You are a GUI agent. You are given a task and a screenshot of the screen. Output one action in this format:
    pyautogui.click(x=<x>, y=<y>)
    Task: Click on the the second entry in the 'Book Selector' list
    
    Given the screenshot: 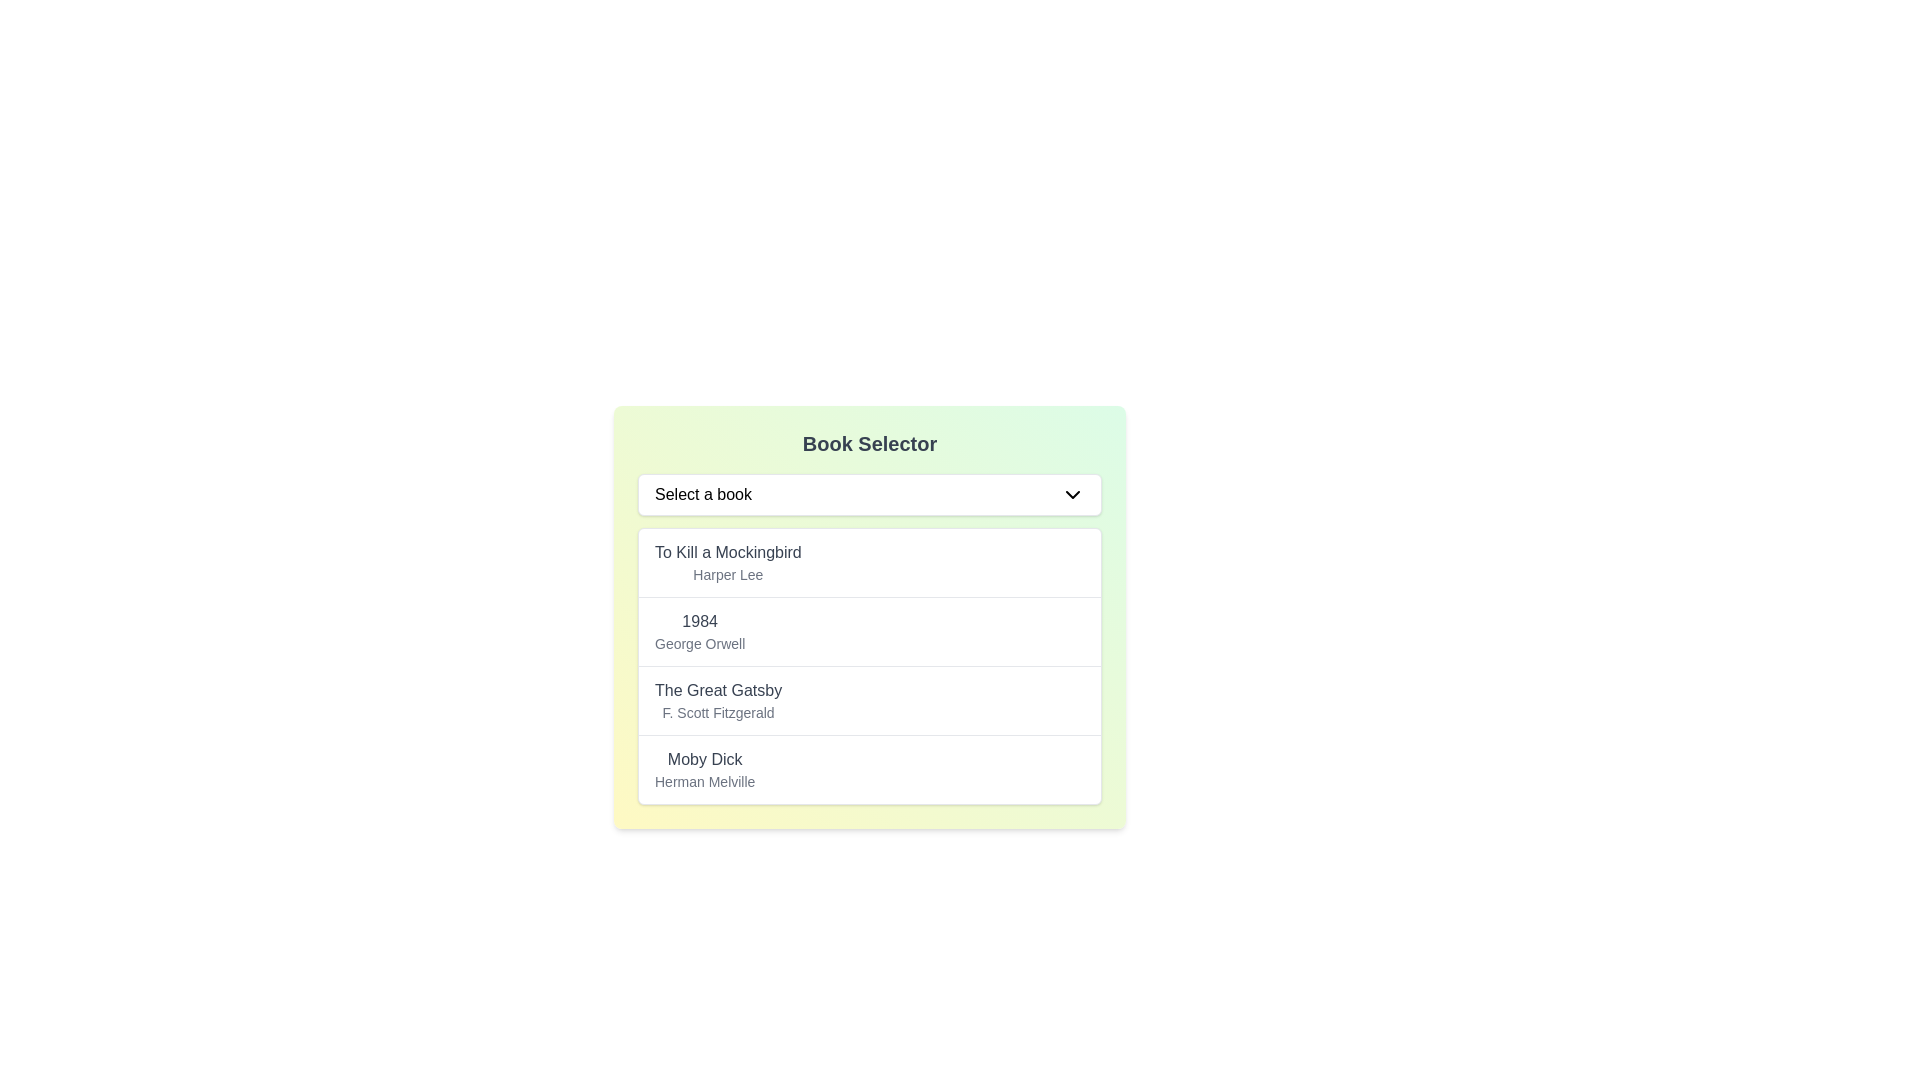 What is the action you would take?
    pyautogui.click(x=700, y=632)
    